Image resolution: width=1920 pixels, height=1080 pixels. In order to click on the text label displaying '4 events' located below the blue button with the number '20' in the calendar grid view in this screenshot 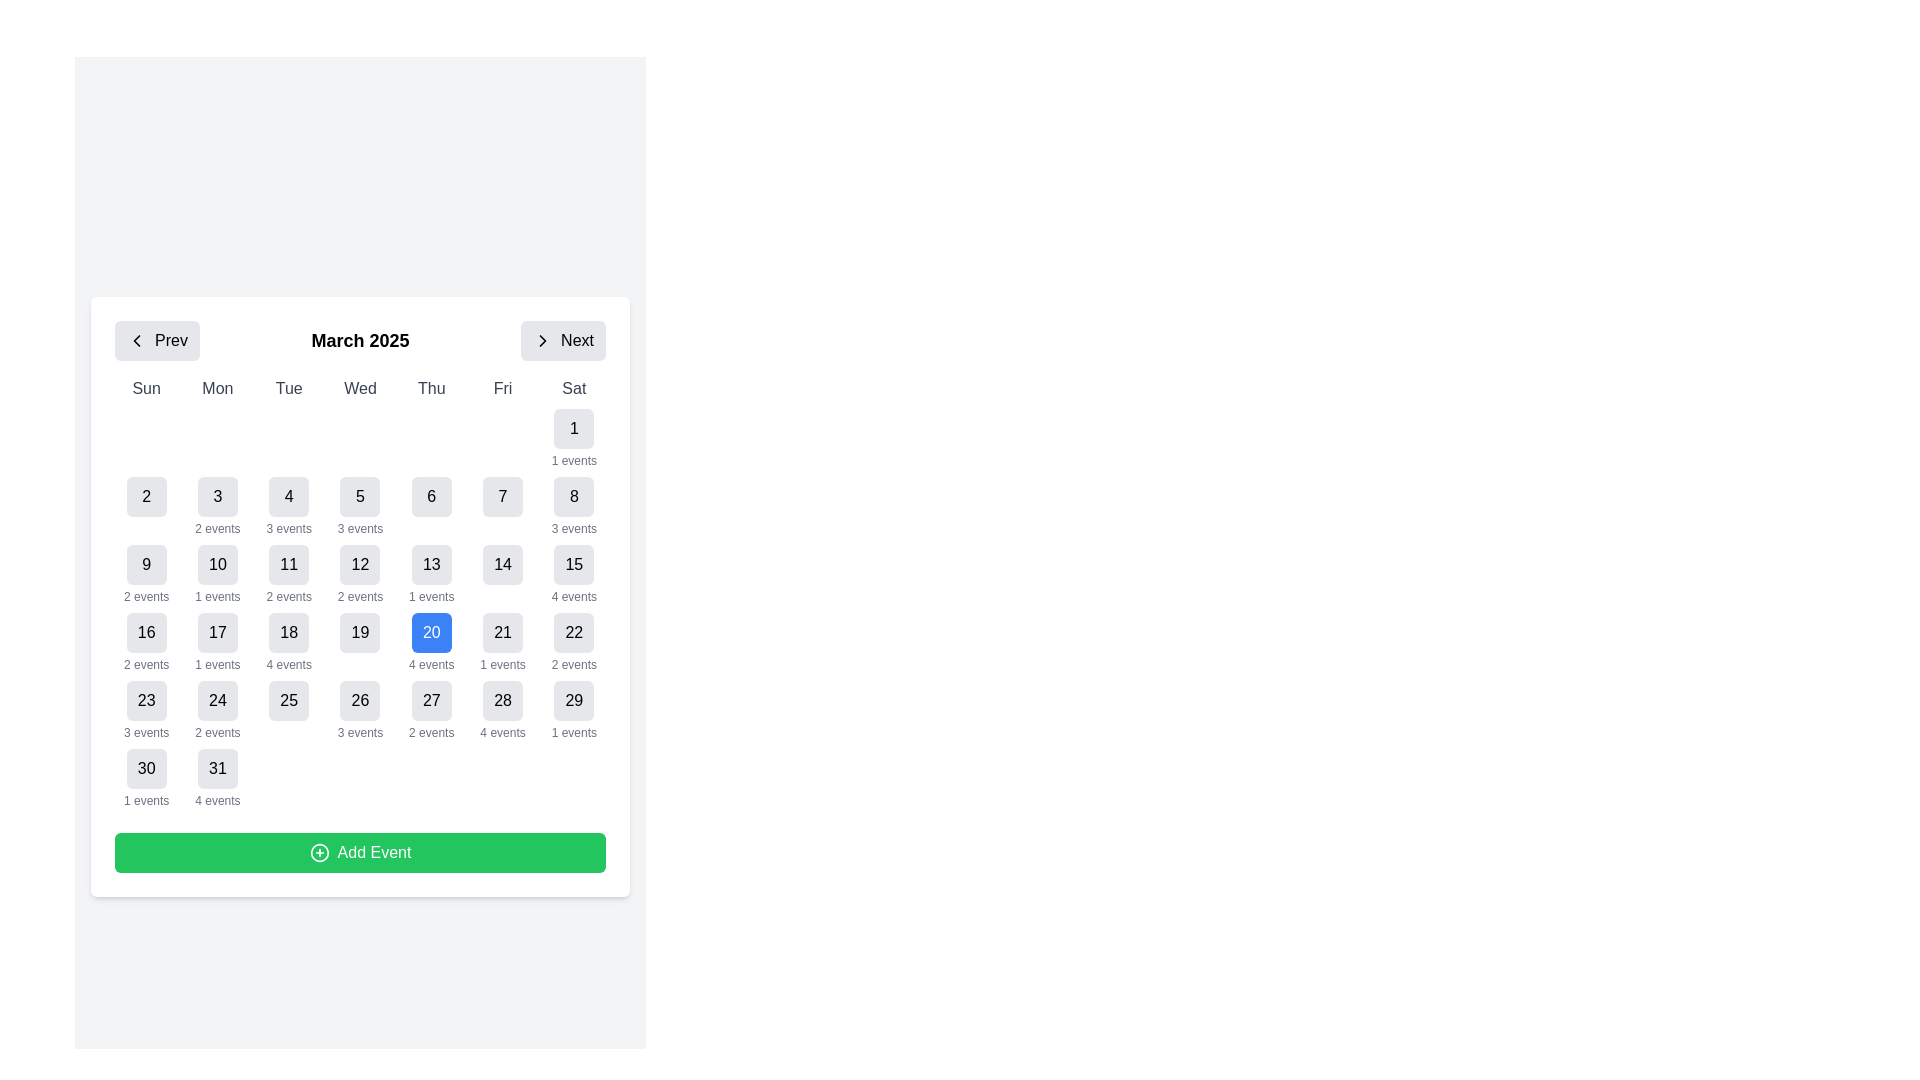, I will do `click(430, 664)`.